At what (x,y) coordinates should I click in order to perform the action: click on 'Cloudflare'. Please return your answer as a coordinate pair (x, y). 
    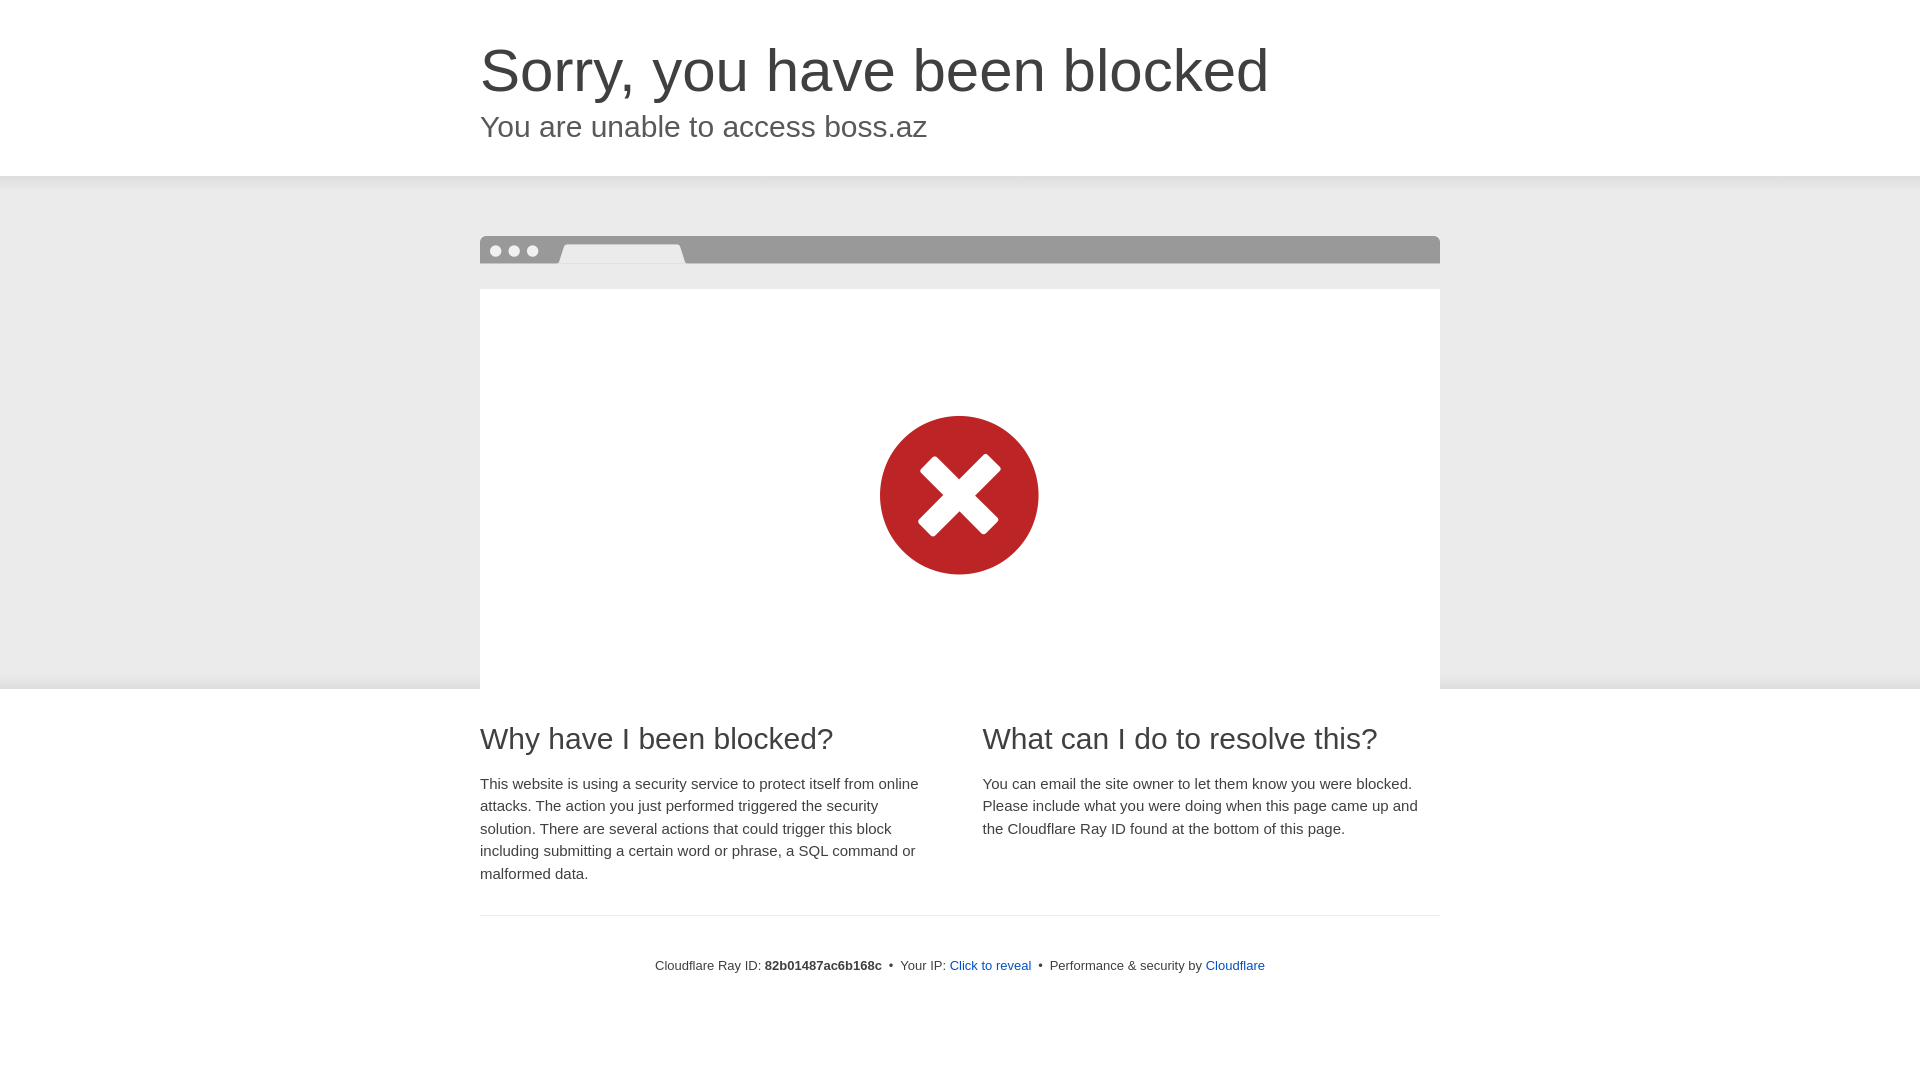
    Looking at the image, I should click on (1234, 964).